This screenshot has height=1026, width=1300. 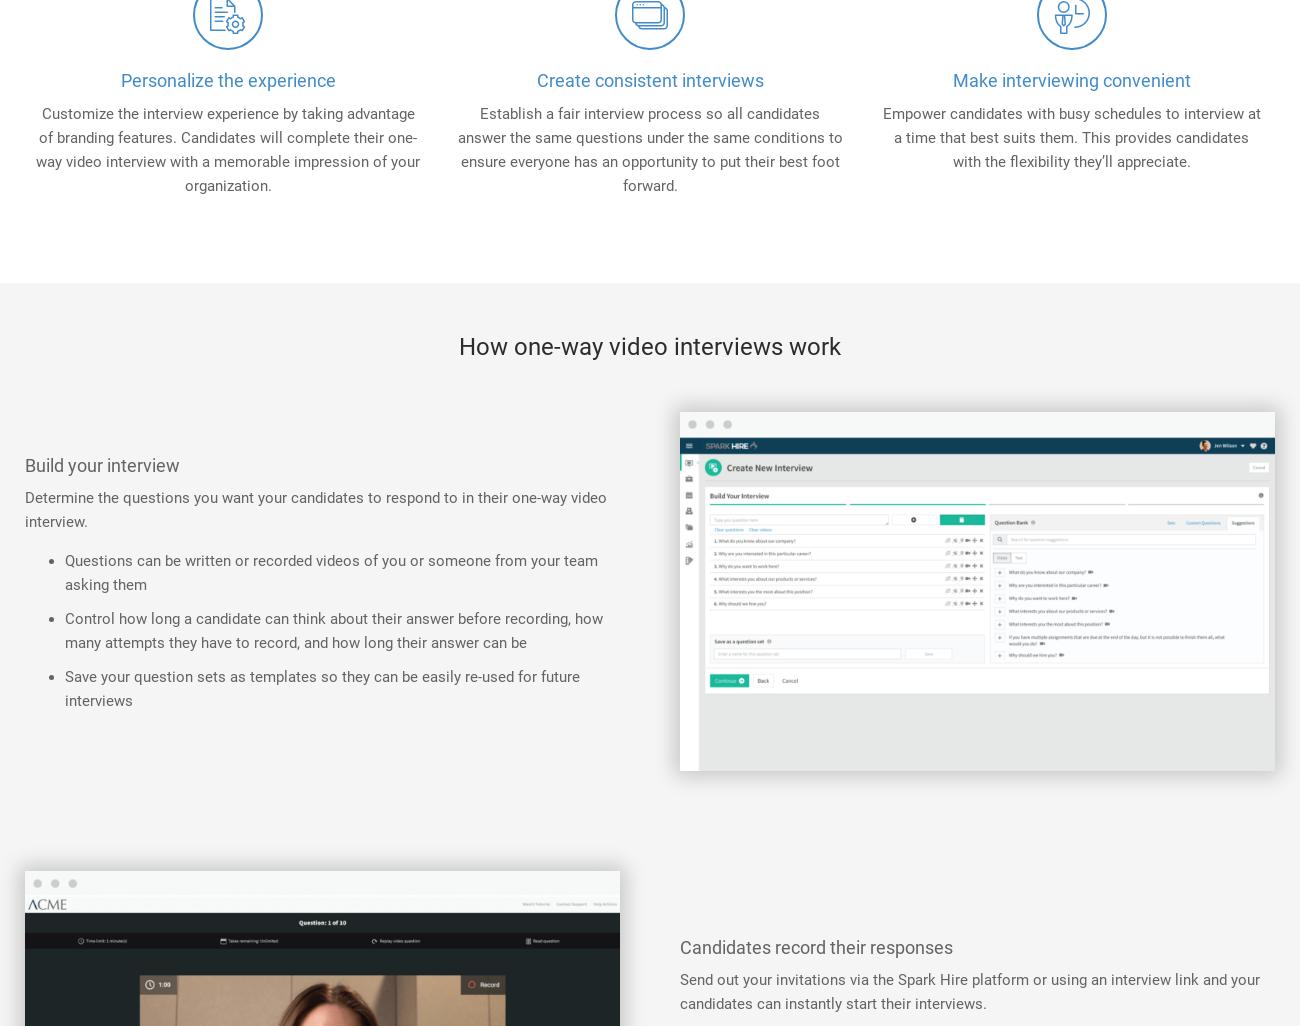 I want to click on 'For Staffing Firms', so click(x=611, y=253).